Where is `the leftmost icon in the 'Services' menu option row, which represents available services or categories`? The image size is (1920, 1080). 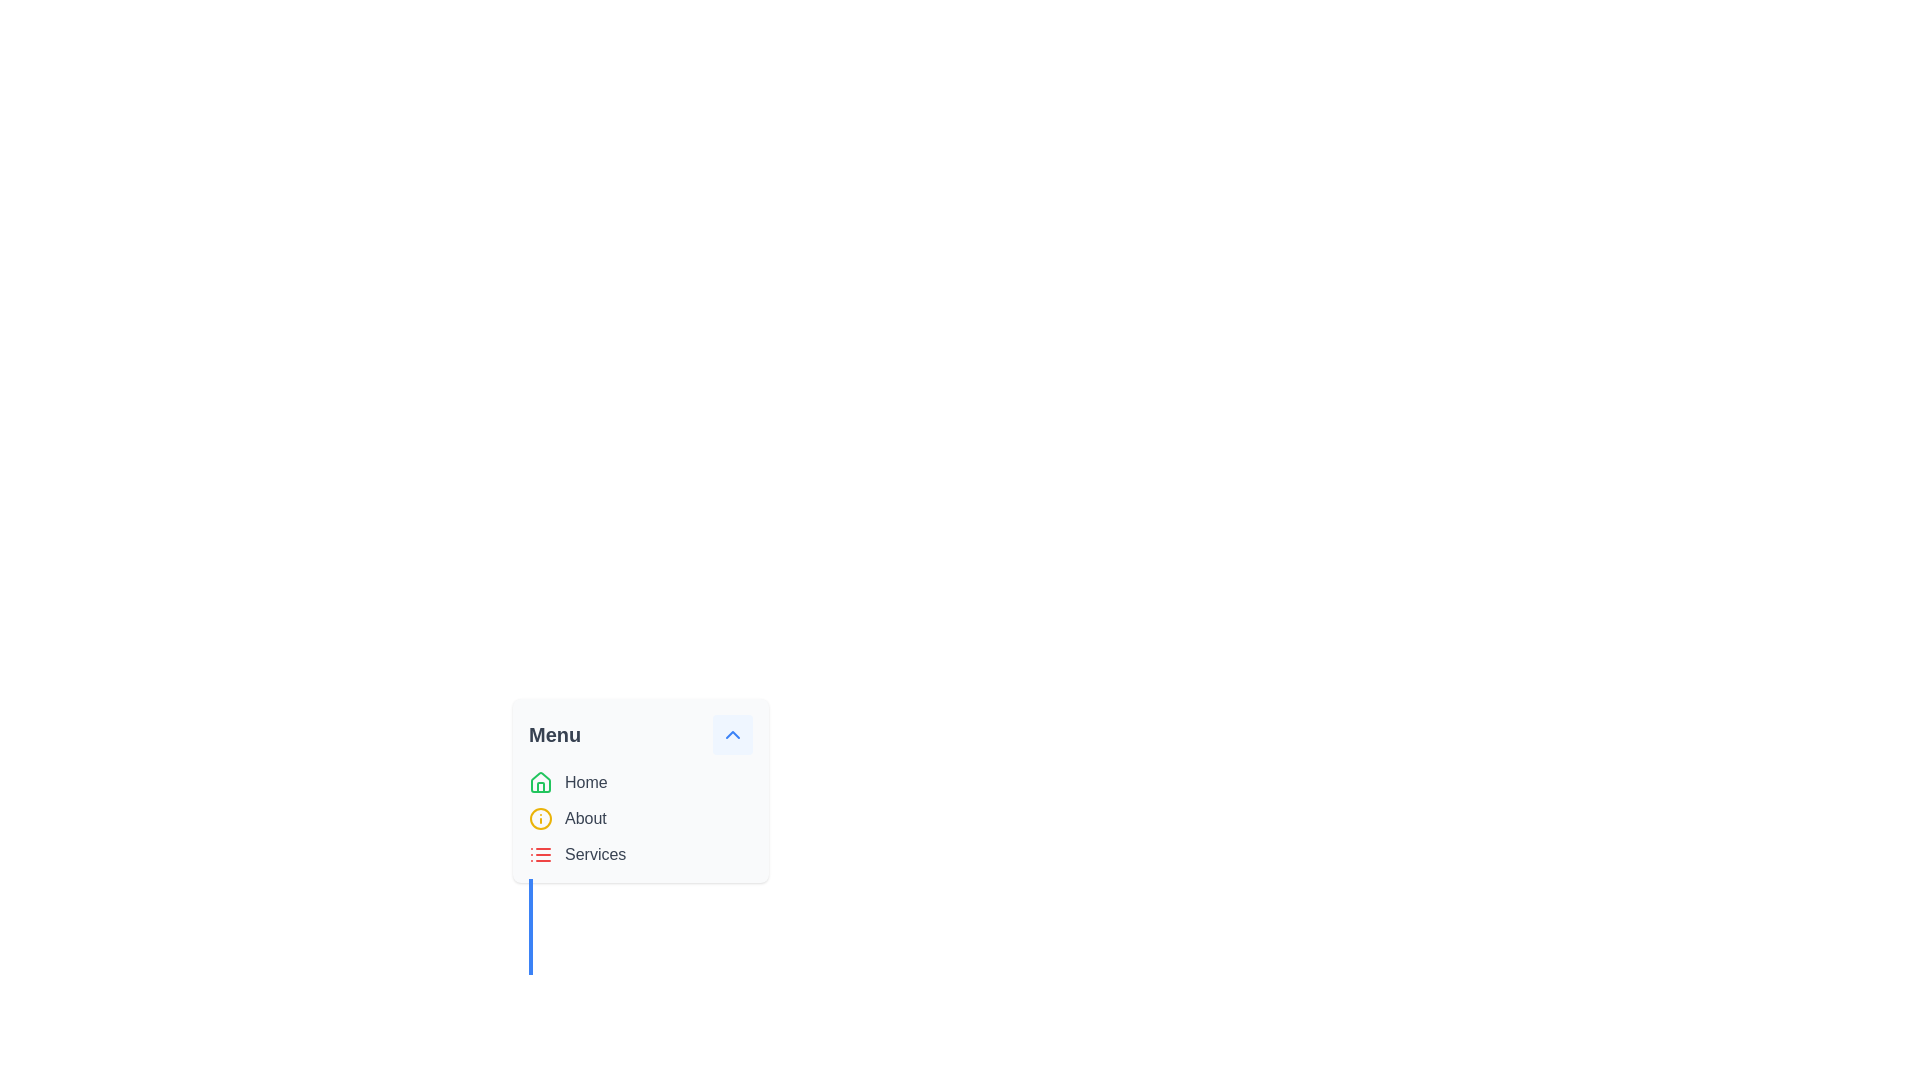 the leftmost icon in the 'Services' menu option row, which represents available services or categories is located at coordinates (541, 855).